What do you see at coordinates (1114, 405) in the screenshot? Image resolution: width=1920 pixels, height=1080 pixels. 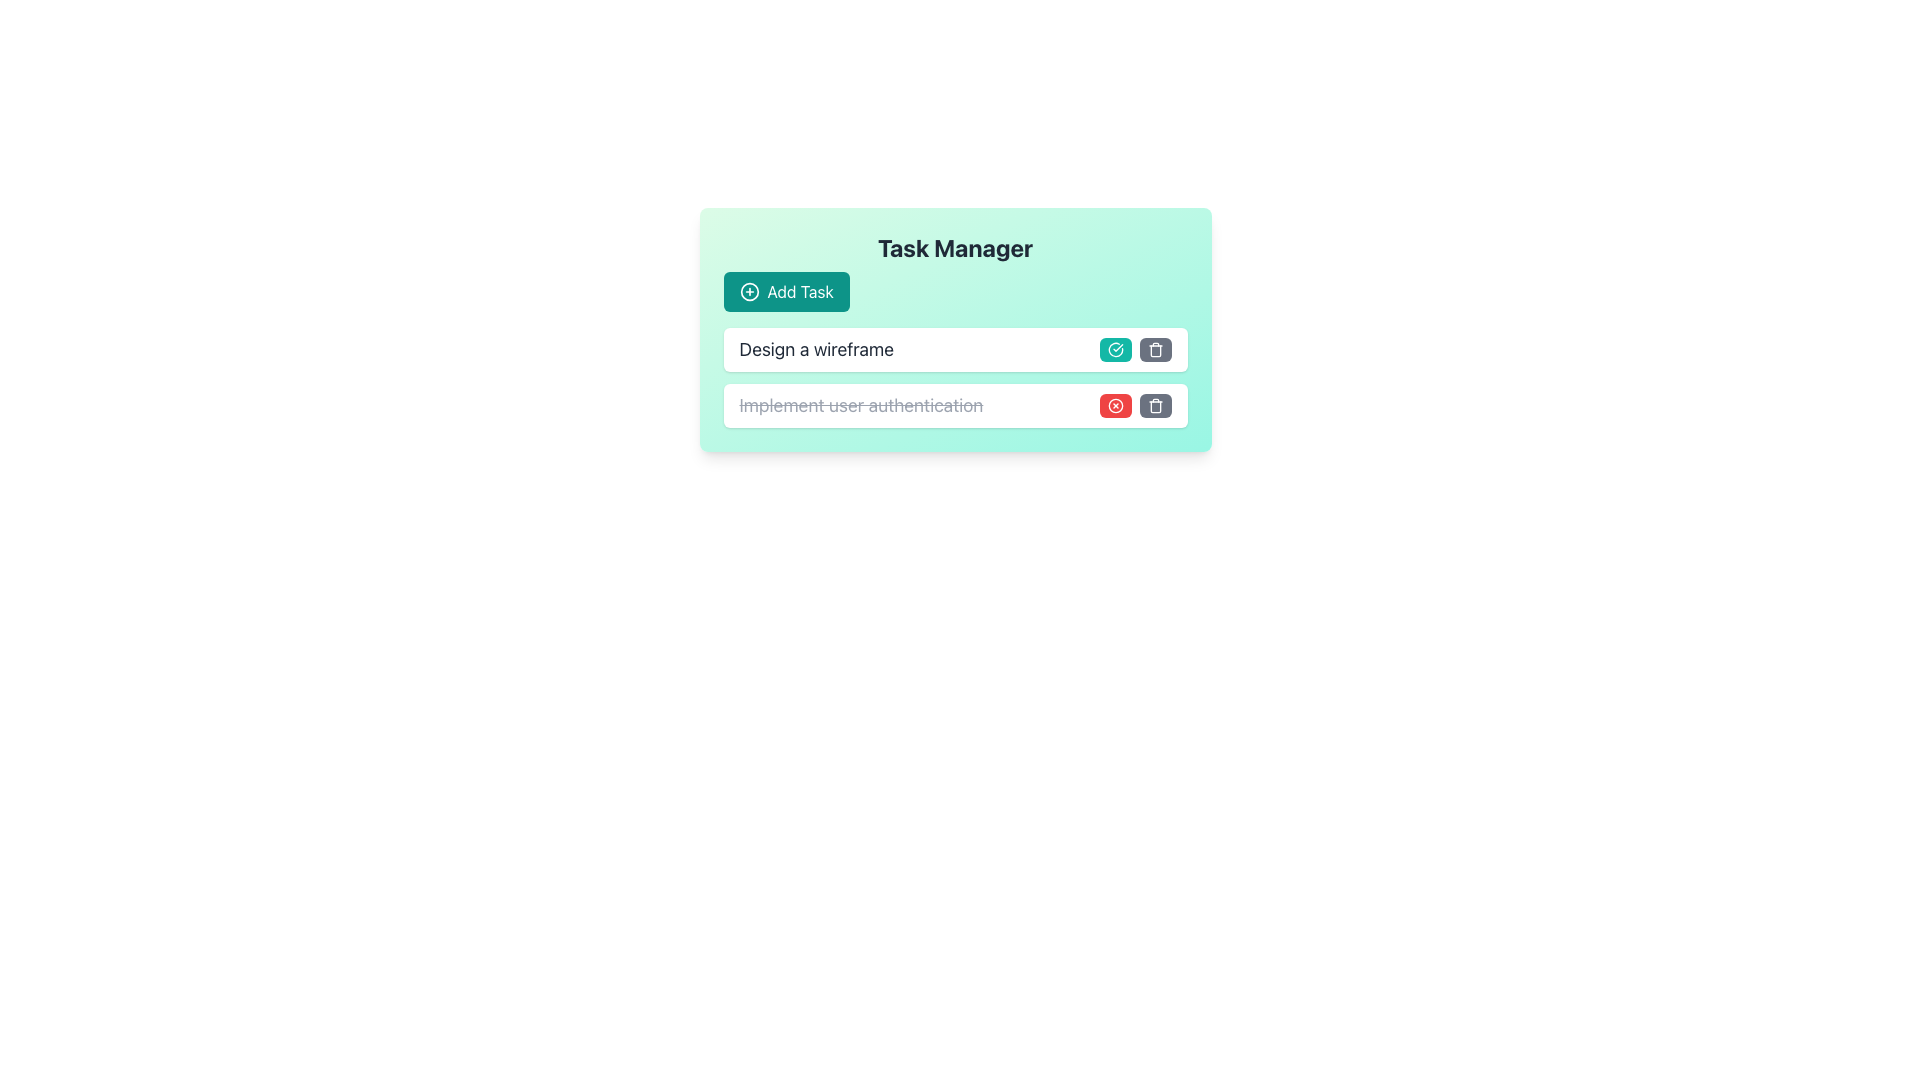 I see `the leftmost red button with a white circular icon next to the text 'Implement user authentication'` at bounding box center [1114, 405].